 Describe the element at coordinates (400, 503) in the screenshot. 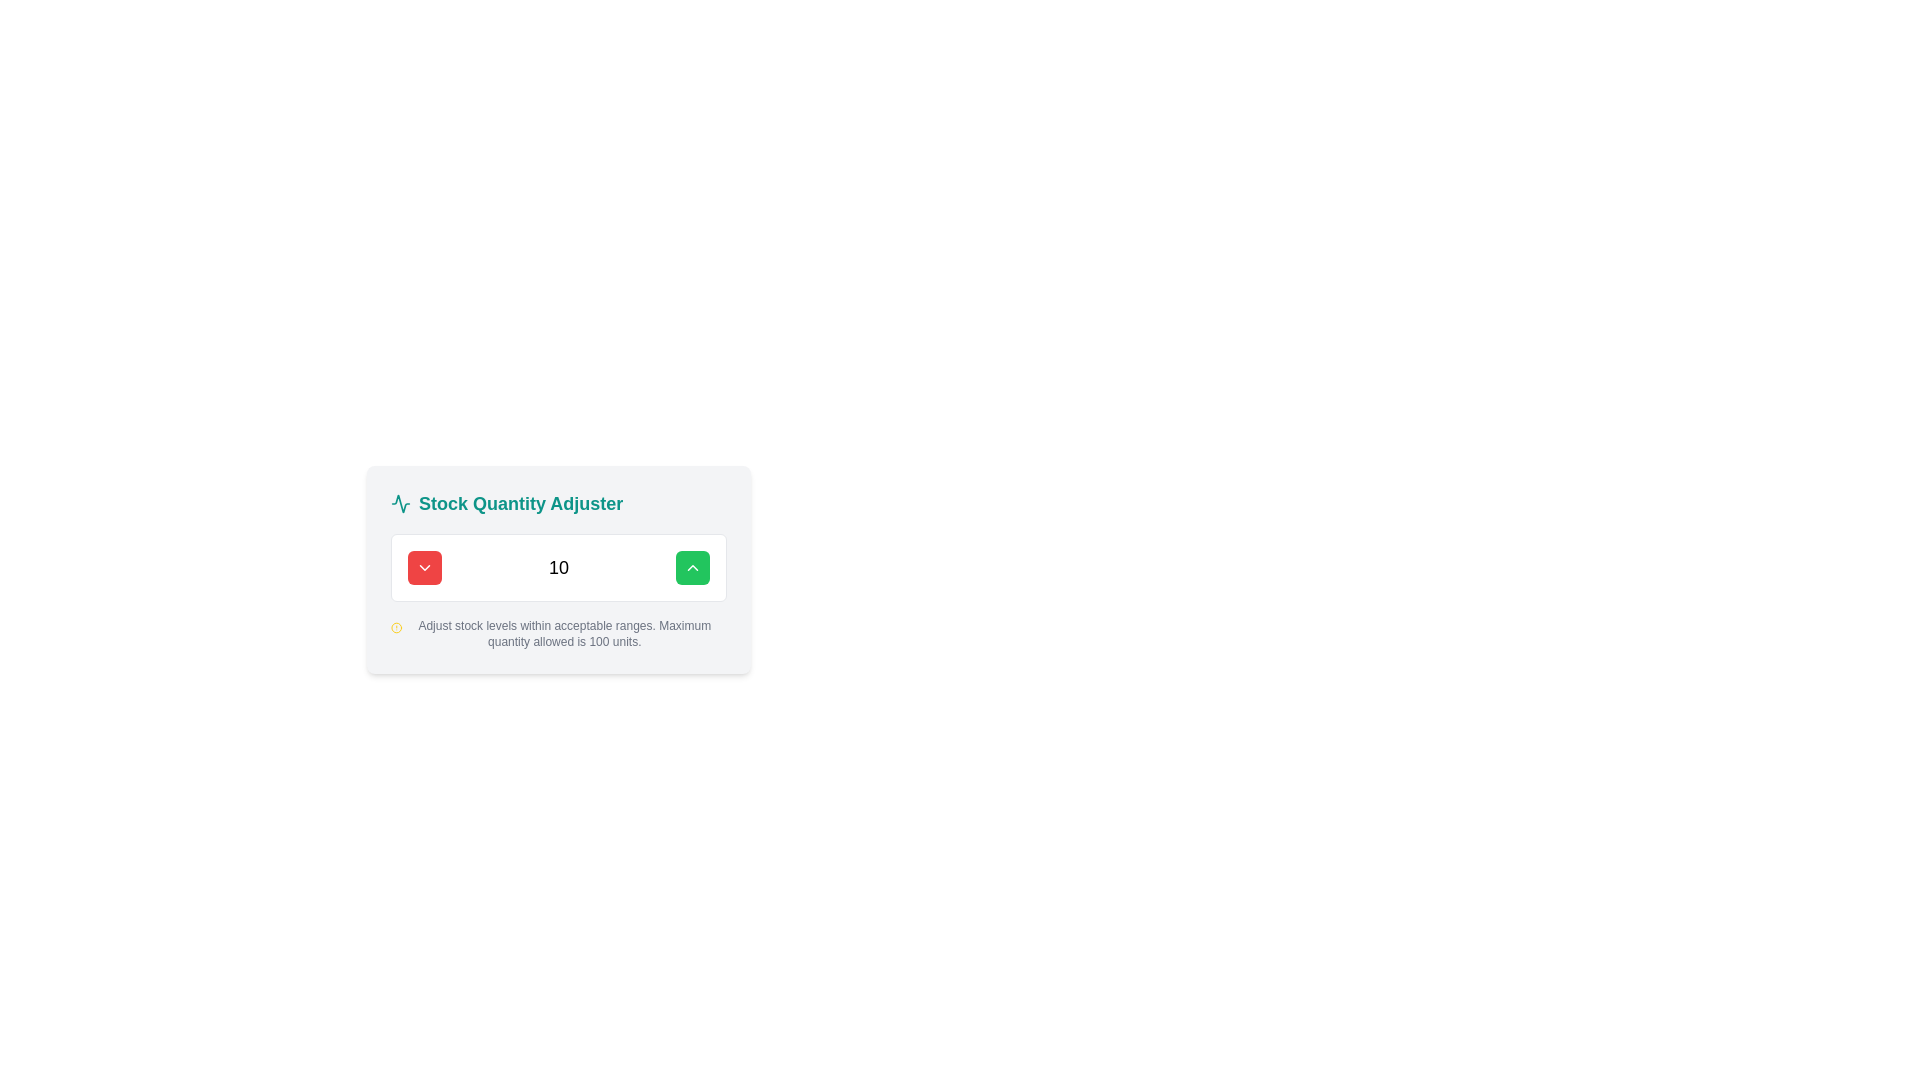

I see `the teal activity or pulse graph icon located to the left of the 'Stock Quantity Adjuster' title` at that location.